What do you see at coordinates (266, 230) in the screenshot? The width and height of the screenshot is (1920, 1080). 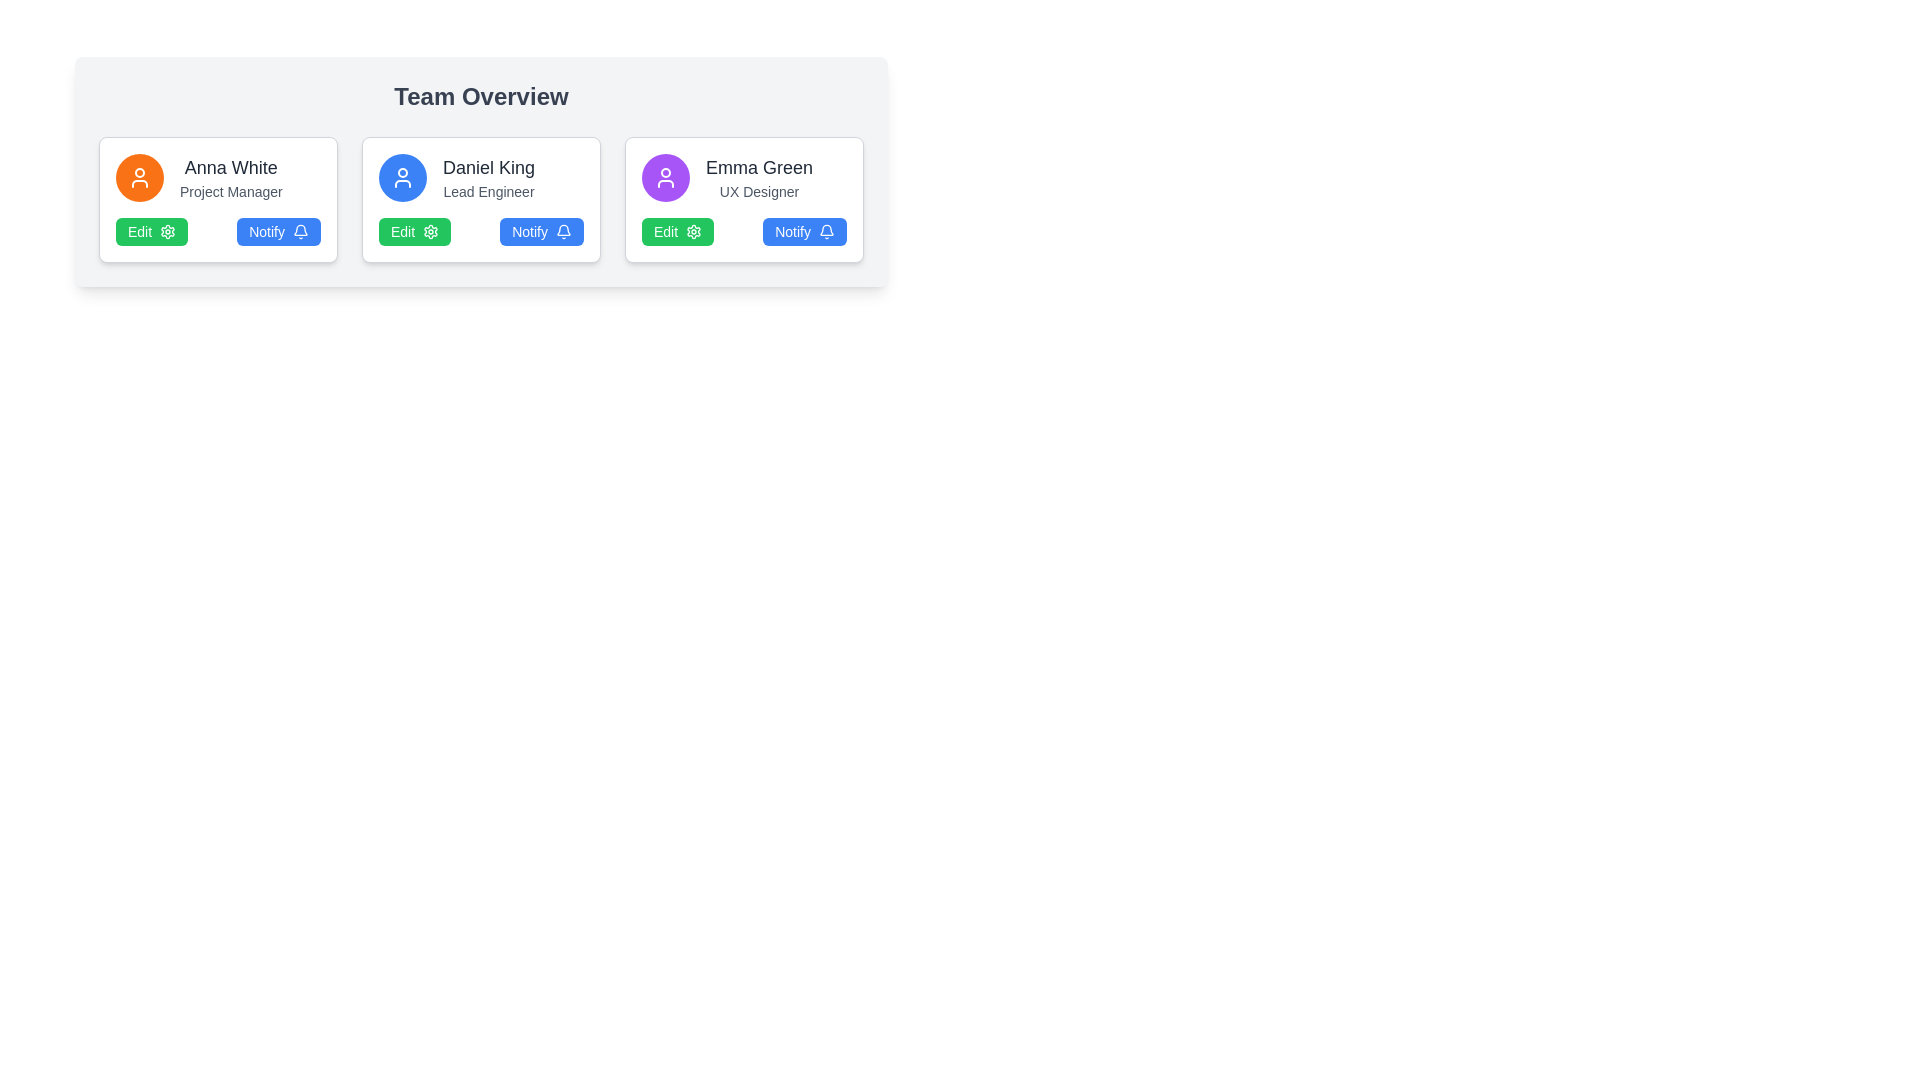 I see `the 'Notify' text label which is styled in white on a blue background and located on the left side of the button under the 'Anna White' card in the 'Team Overview' section` at bounding box center [266, 230].